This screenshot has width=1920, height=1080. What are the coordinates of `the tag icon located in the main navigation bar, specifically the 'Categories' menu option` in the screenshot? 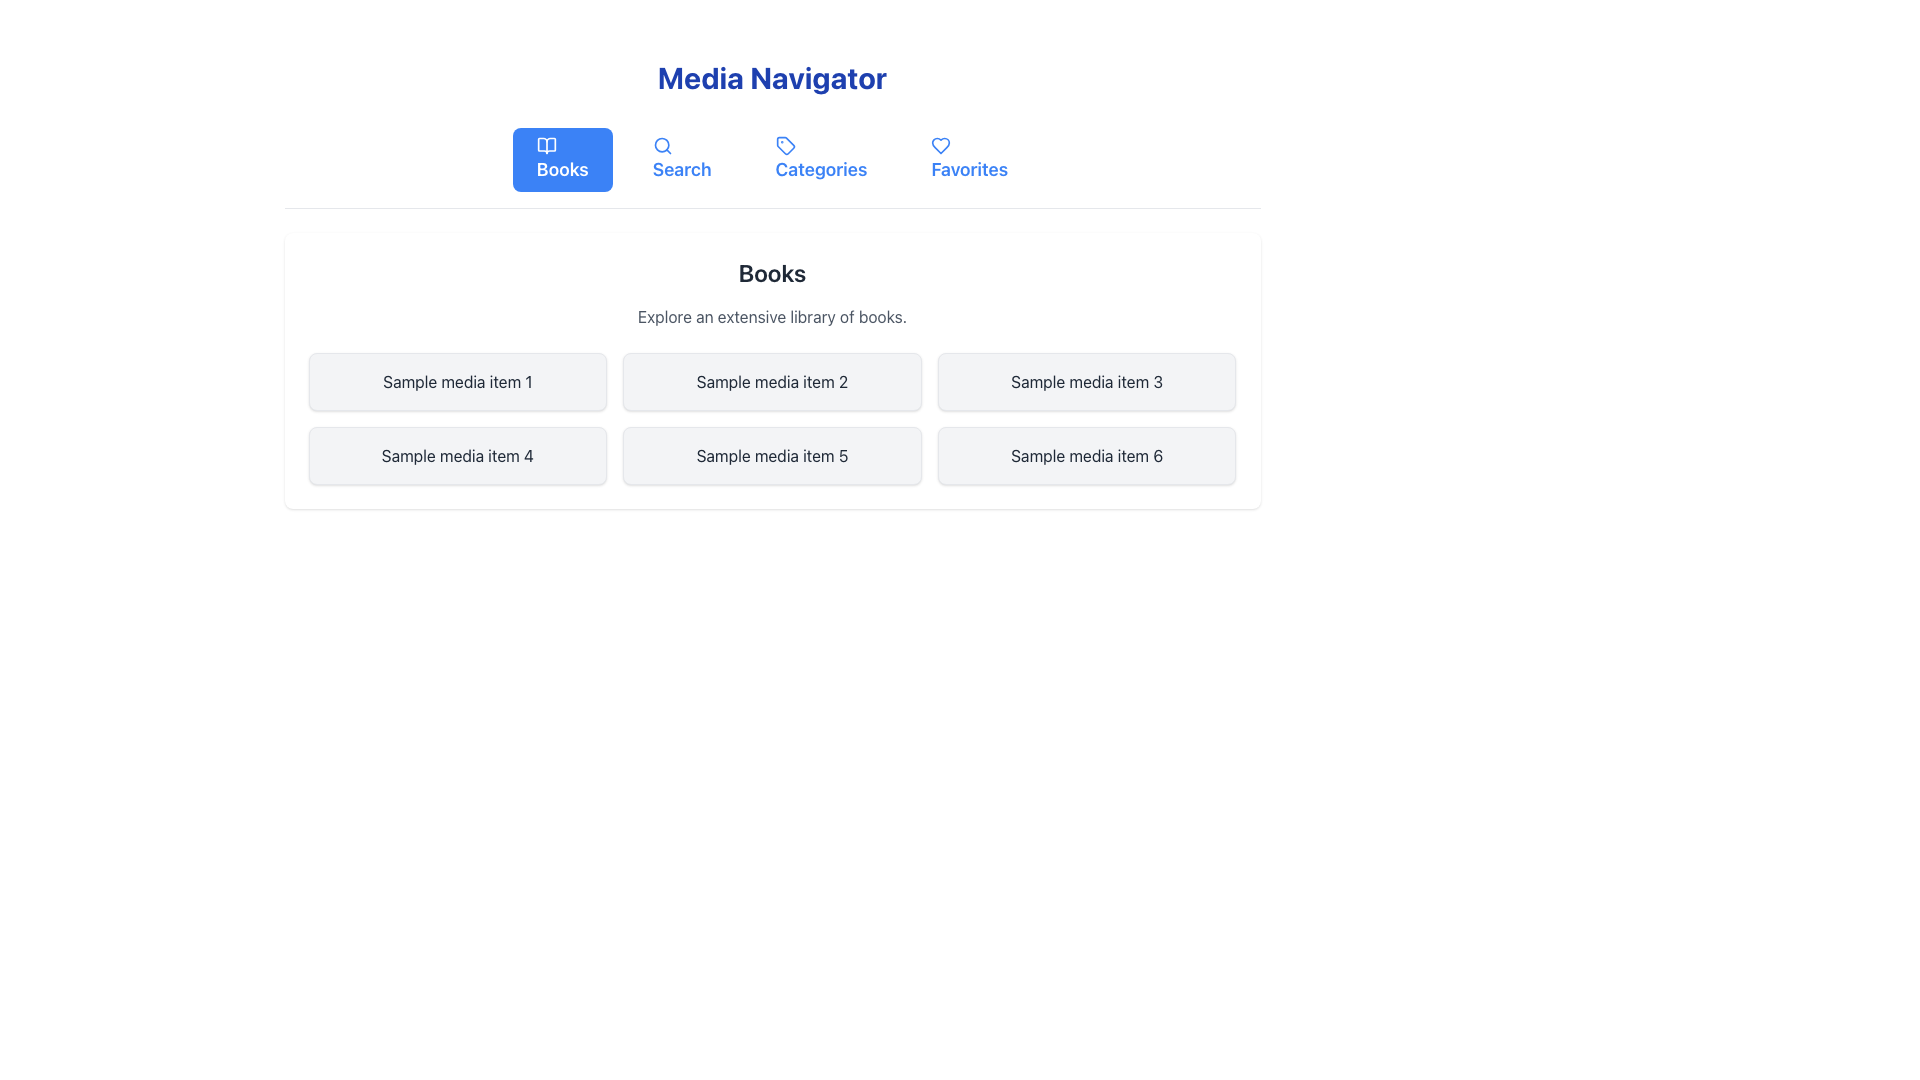 It's located at (784, 145).